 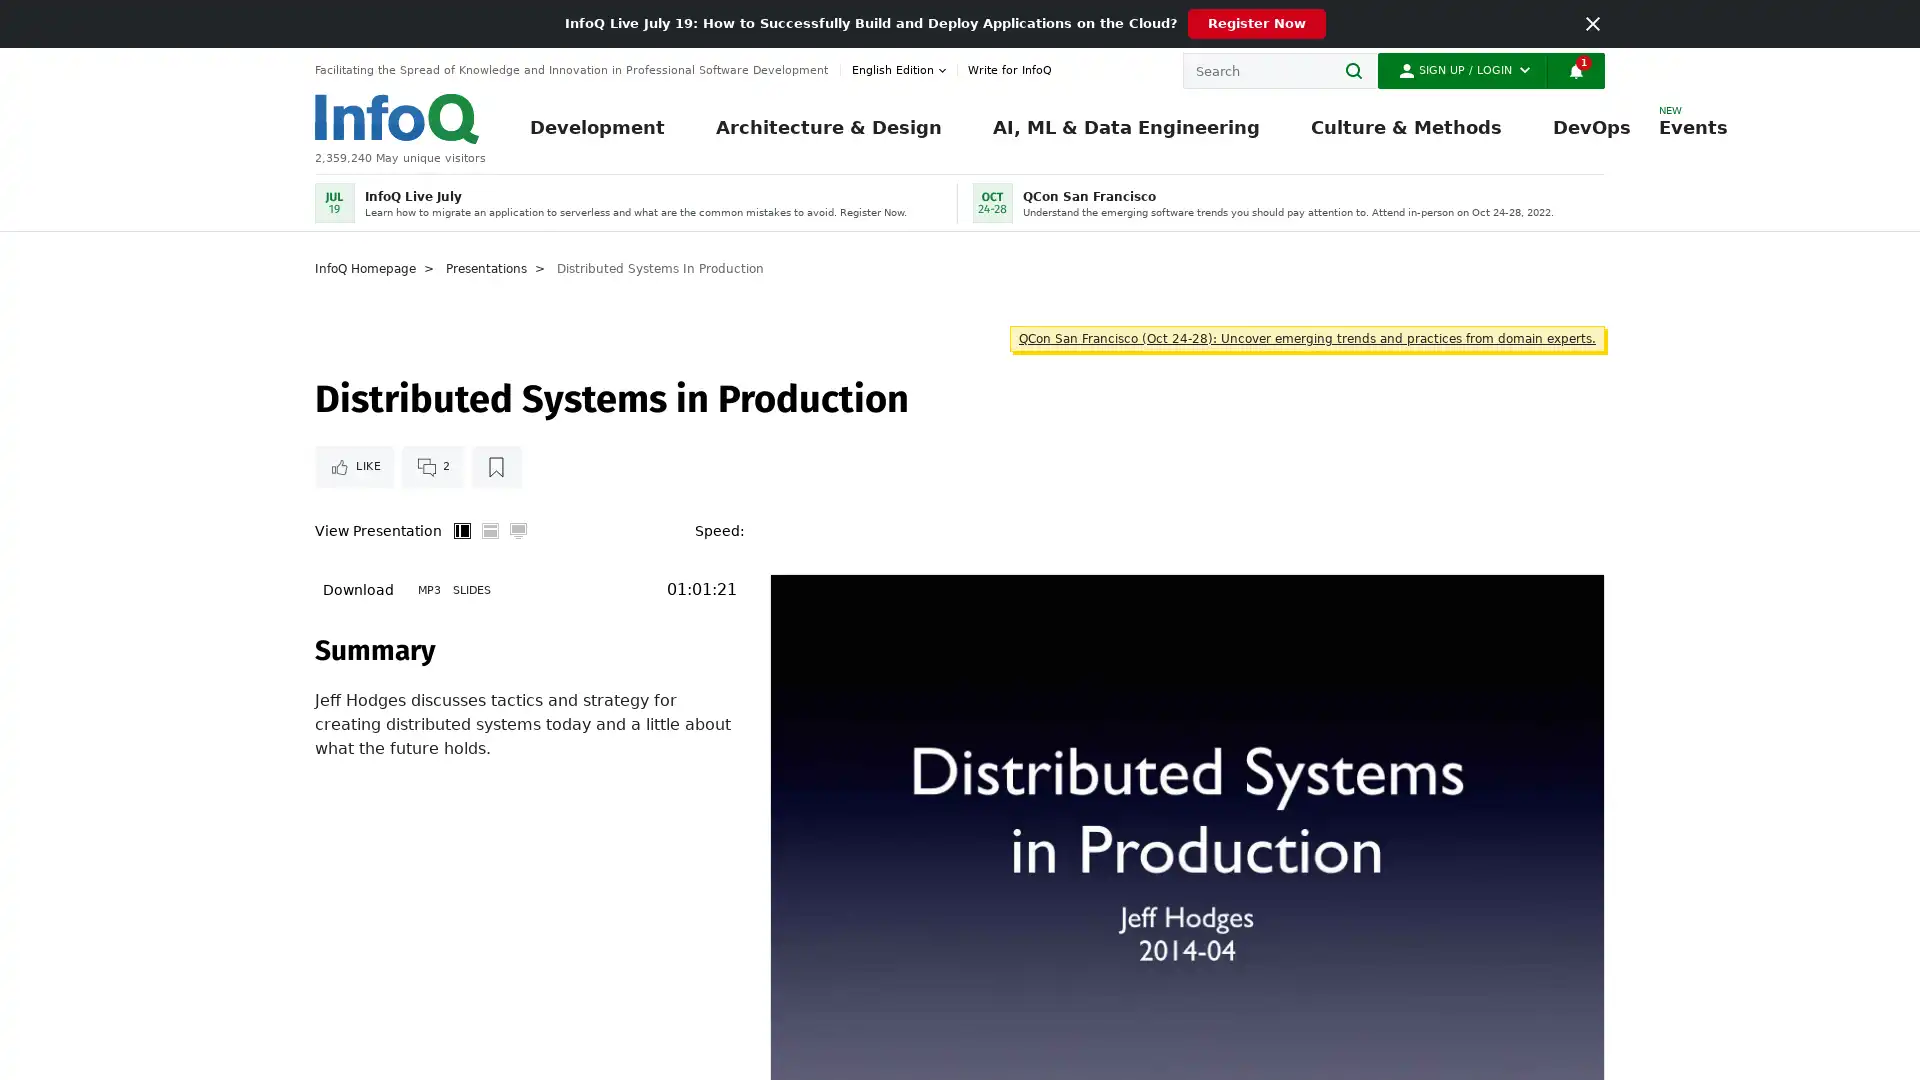 I want to click on Sign Up / Login, so click(x=1462, y=69).